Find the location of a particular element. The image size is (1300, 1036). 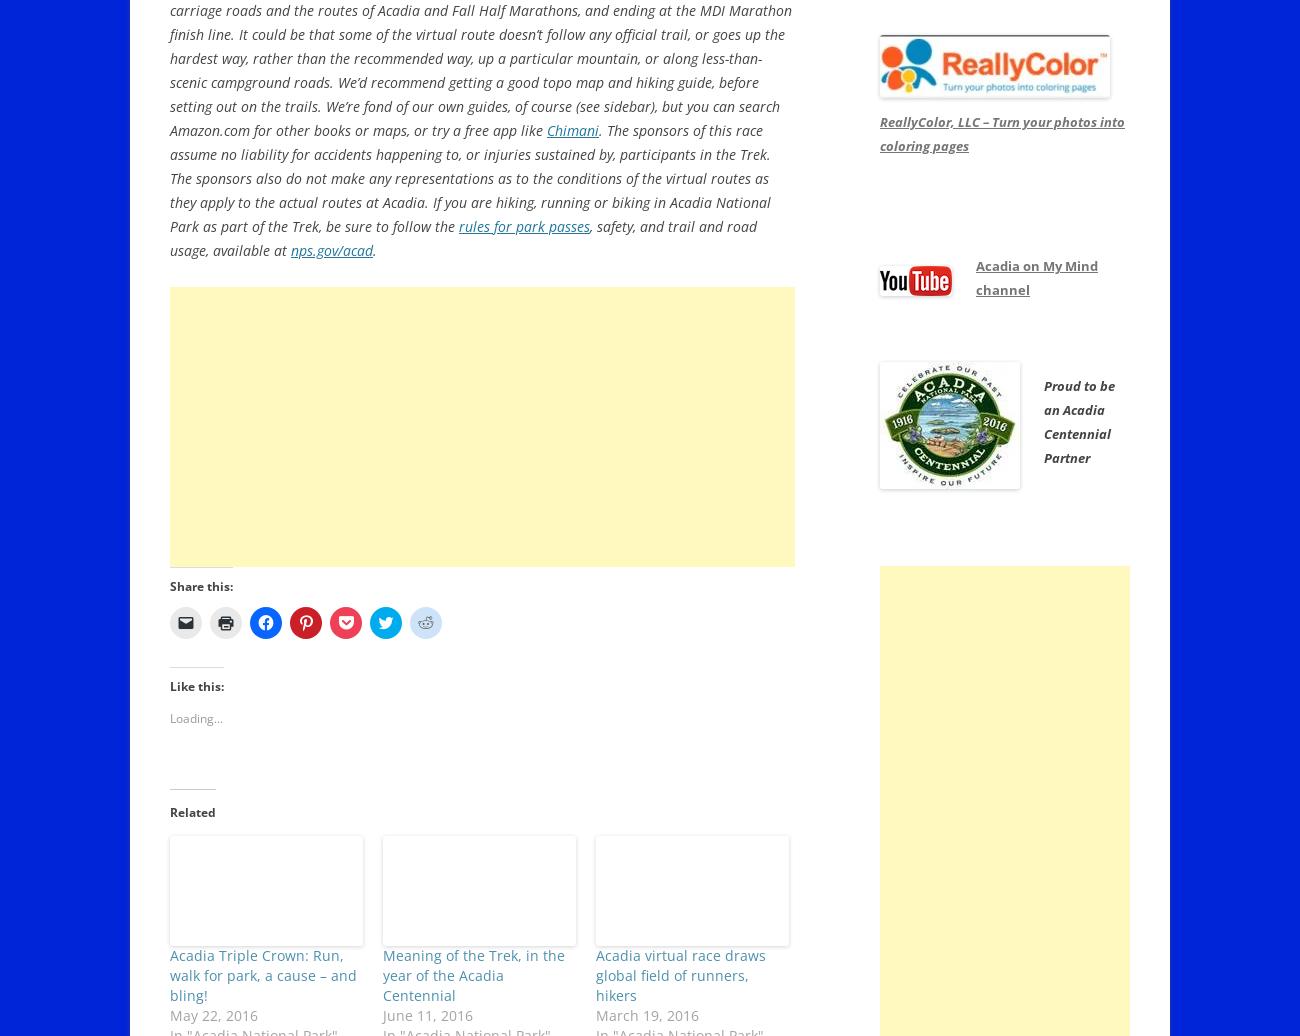

'. The sponsors of this race assume no liability for accidents happening to, or injuries sustained by, participants in the Trek. The sponsors also do not make any representations as to the conditions of the virtual routes as they apply to the actual routes at Acadia. If you are hiking, running or biking in Acadia National Park as part of the Trek, be sure to follow the' is located at coordinates (469, 178).